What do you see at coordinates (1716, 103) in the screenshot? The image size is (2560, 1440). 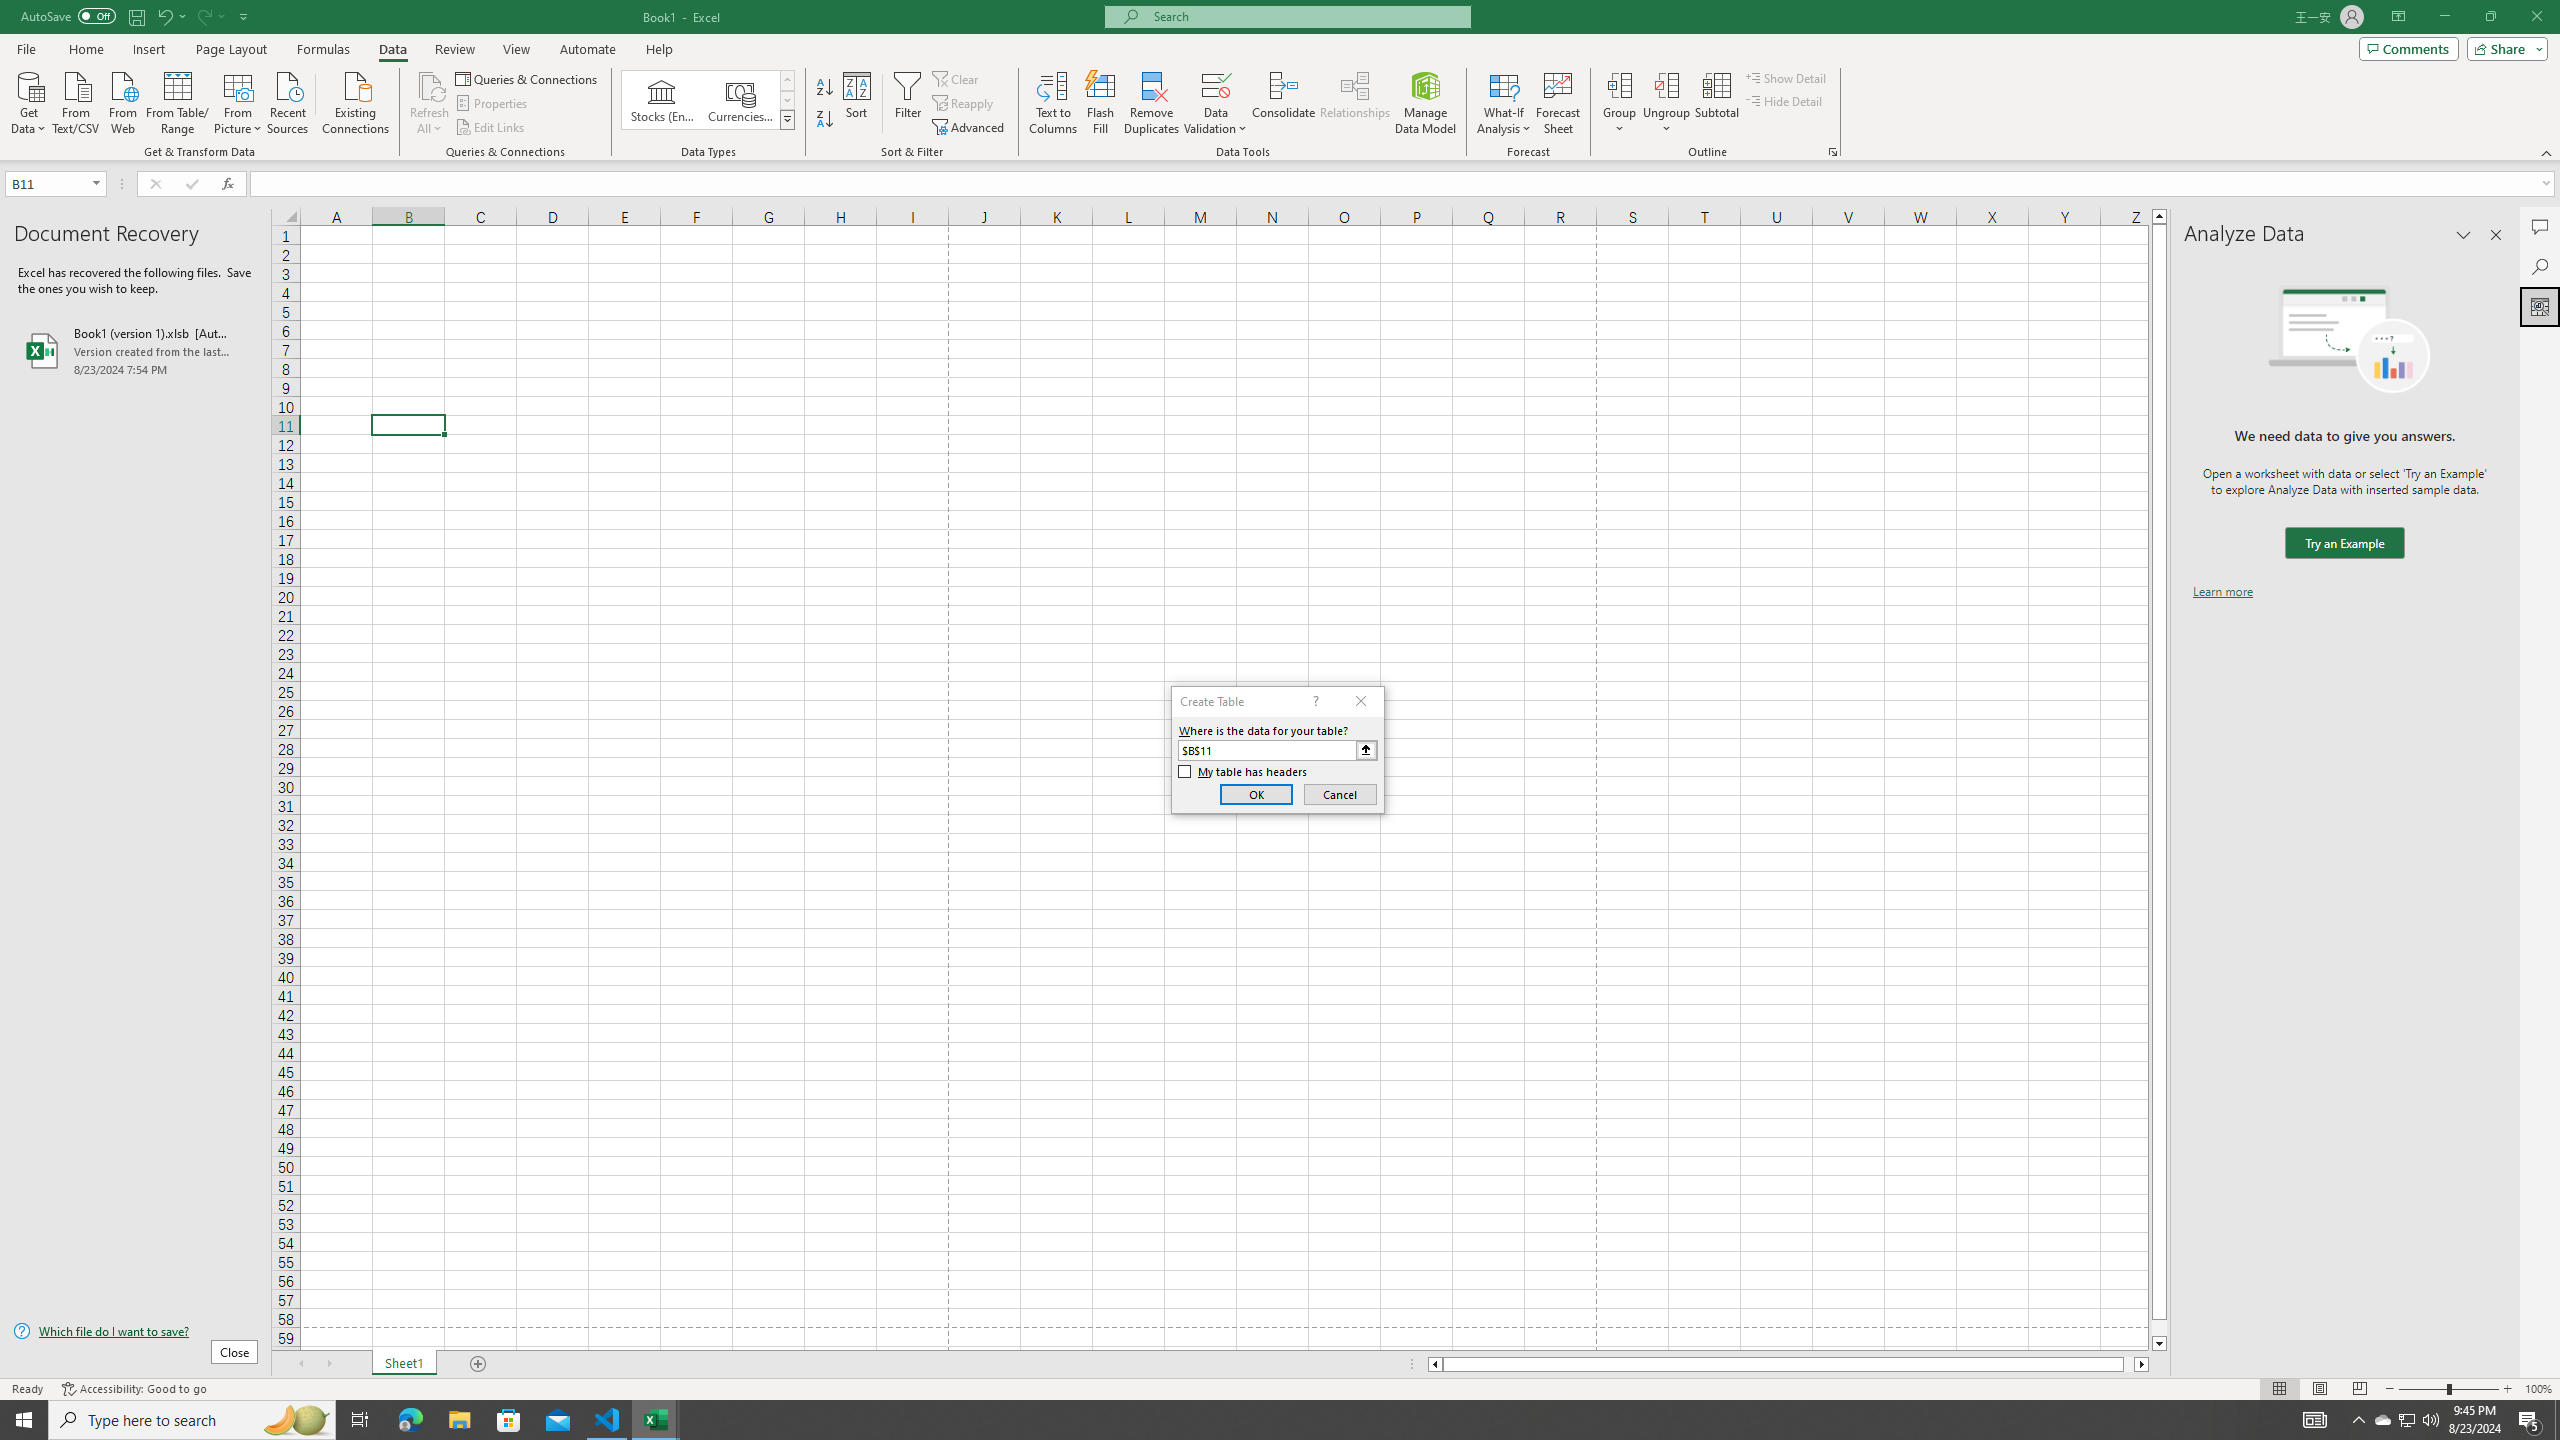 I see `'Subtotal'` at bounding box center [1716, 103].